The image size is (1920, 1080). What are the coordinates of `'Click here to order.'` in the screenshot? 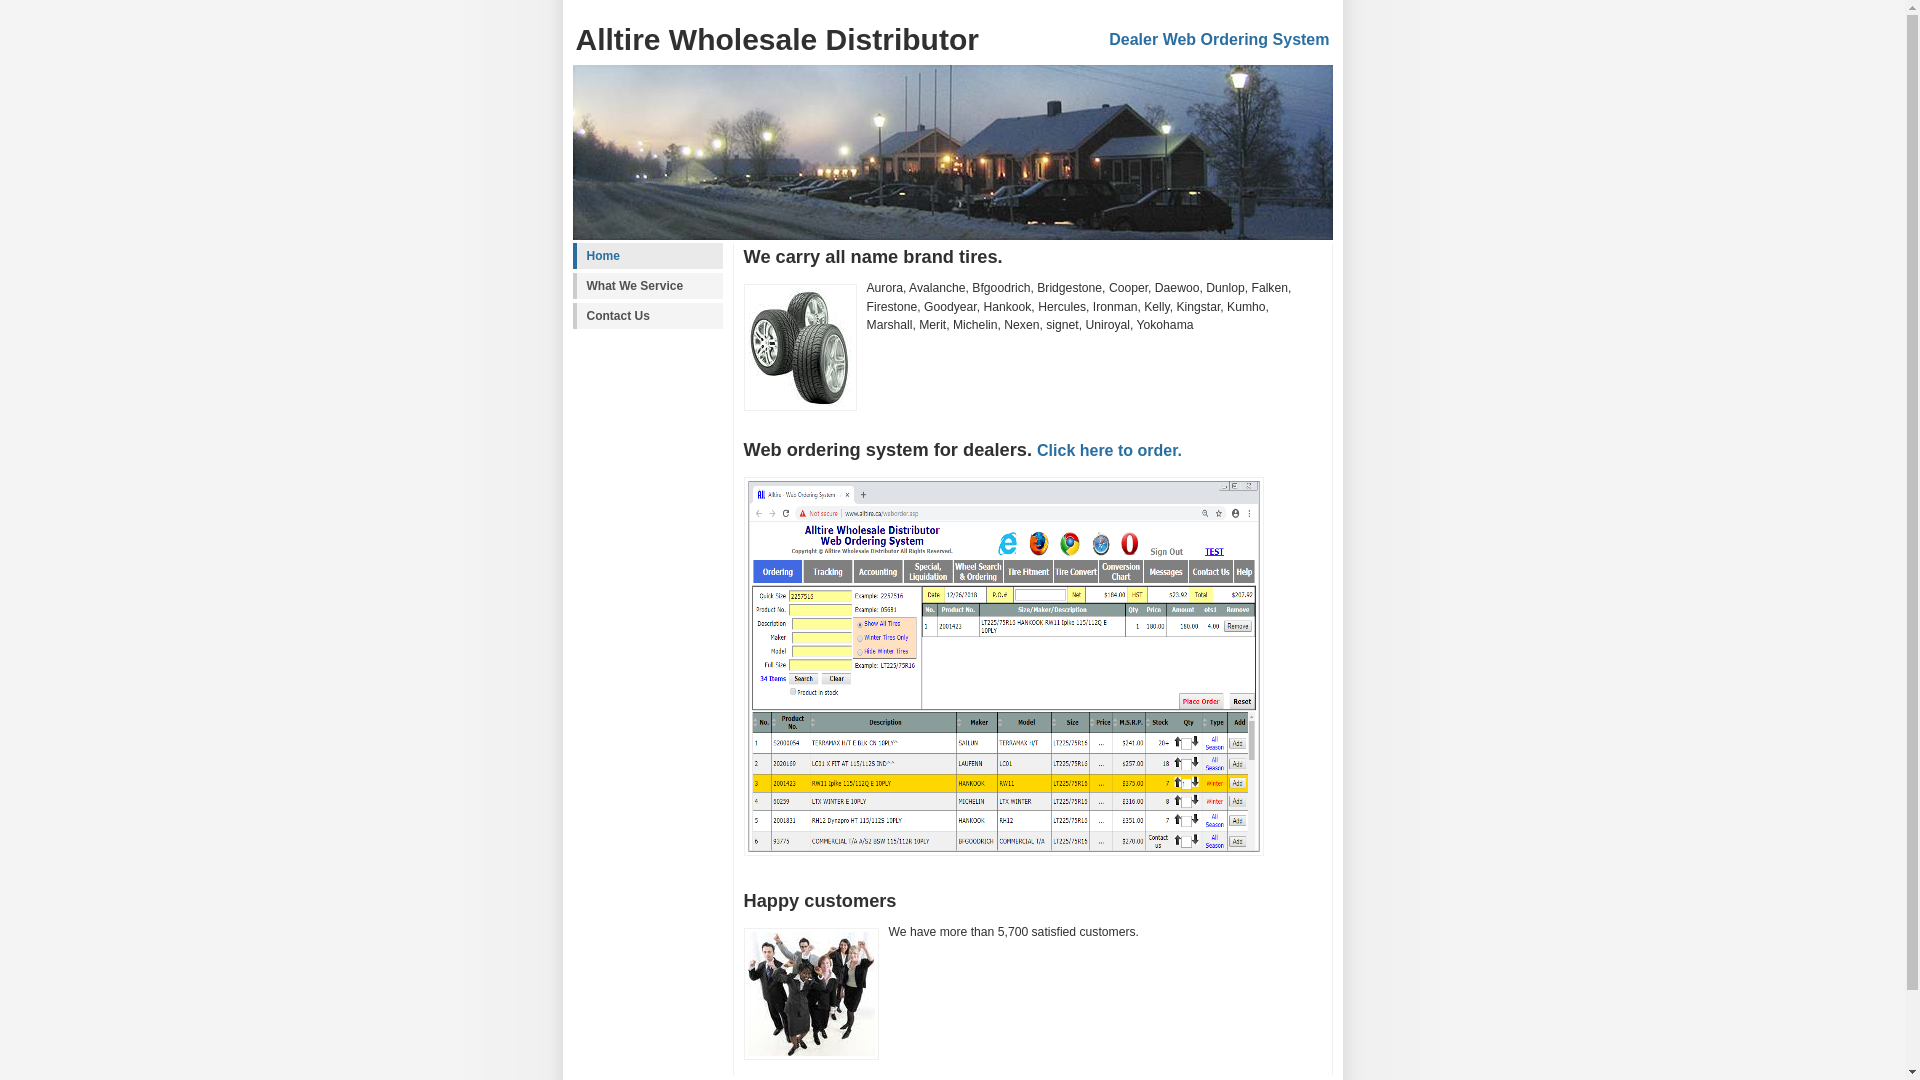 It's located at (1108, 450).